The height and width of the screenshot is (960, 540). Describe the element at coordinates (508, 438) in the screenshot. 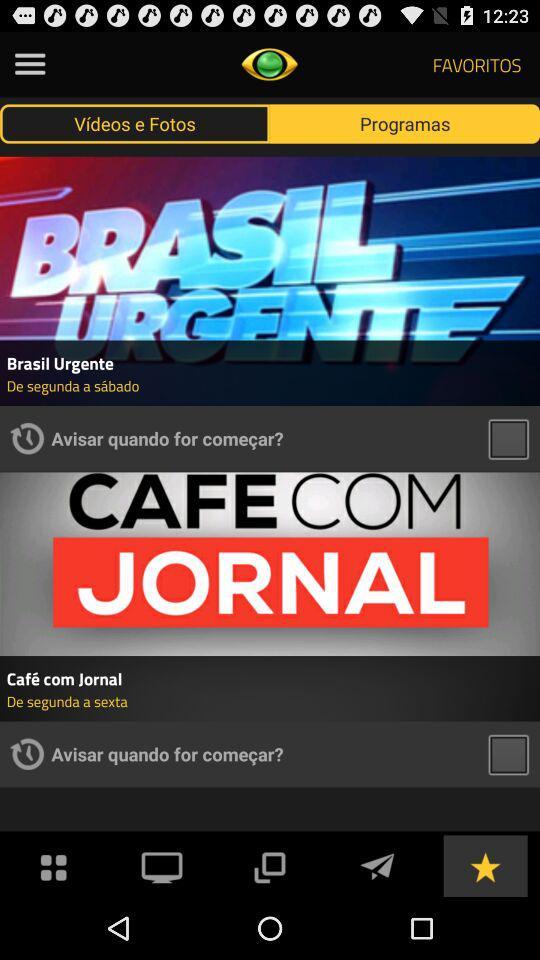

I see `shows marker box` at that location.